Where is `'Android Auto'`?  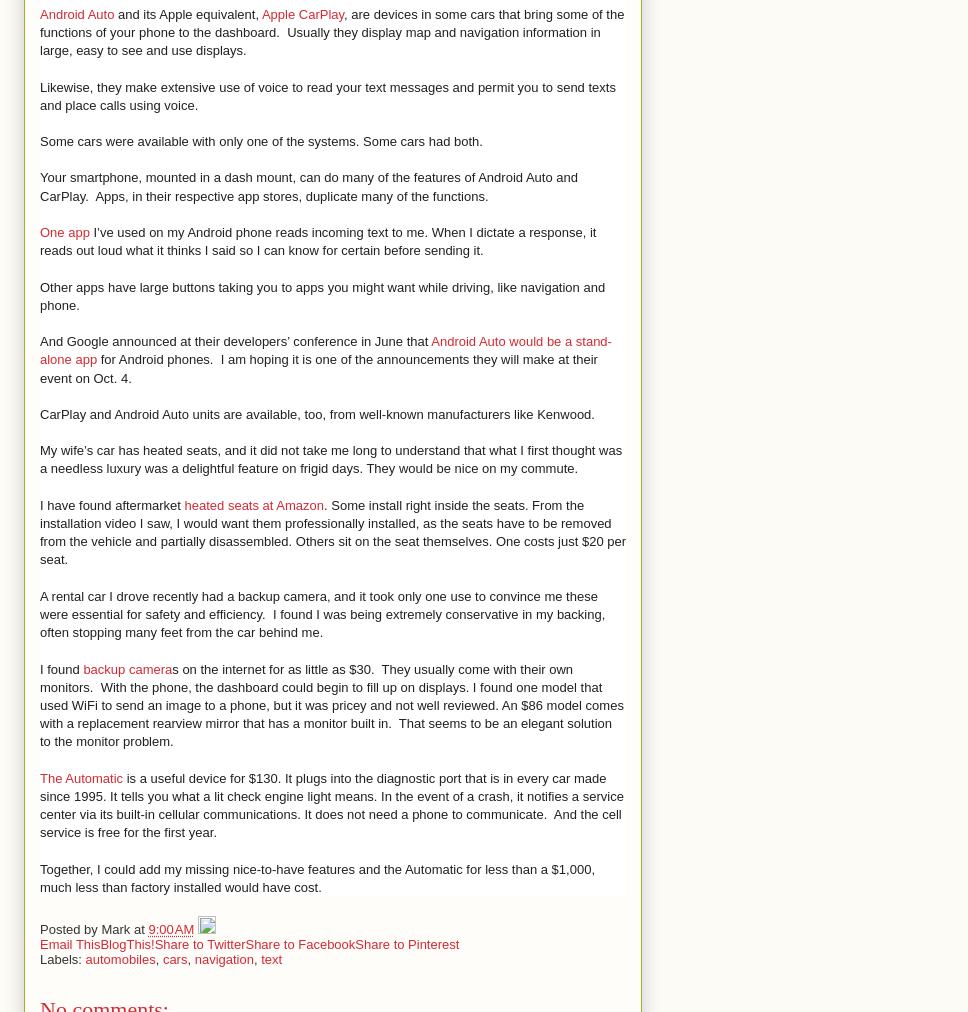 'Android Auto' is located at coordinates (75, 12).